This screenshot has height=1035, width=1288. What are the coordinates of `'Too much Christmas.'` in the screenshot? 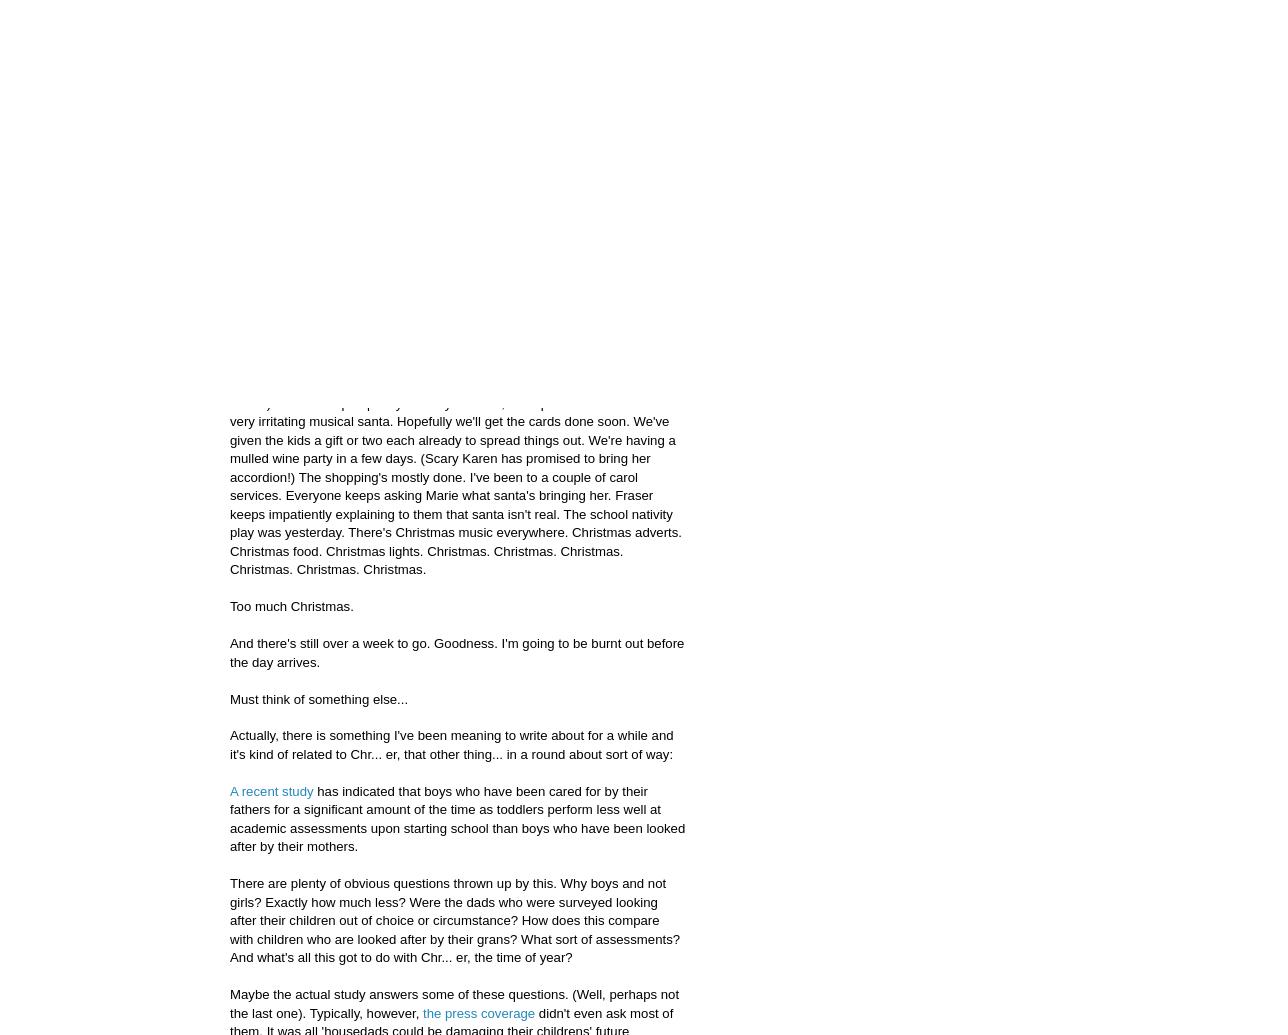 It's located at (291, 605).